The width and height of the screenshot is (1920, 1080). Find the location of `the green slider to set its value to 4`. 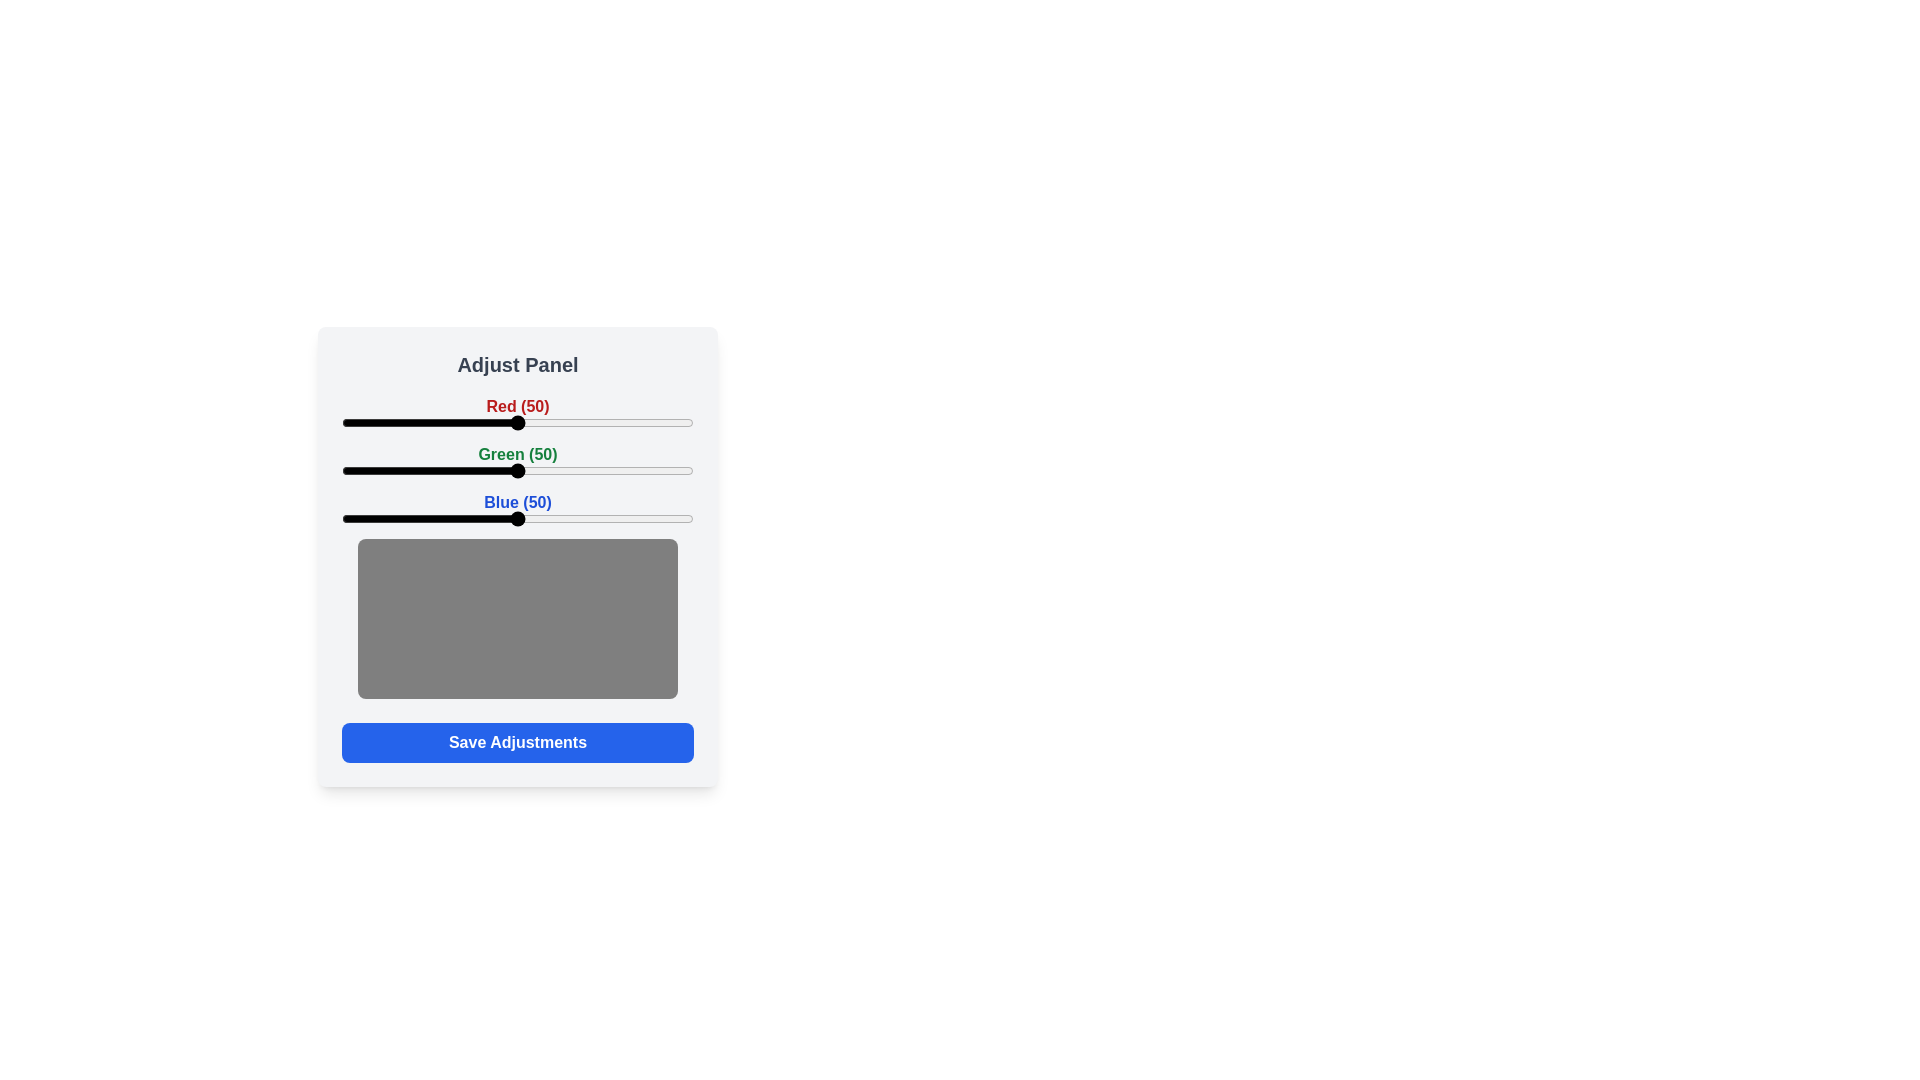

the green slider to set its value to 4 is located at coordinates (356, 470).